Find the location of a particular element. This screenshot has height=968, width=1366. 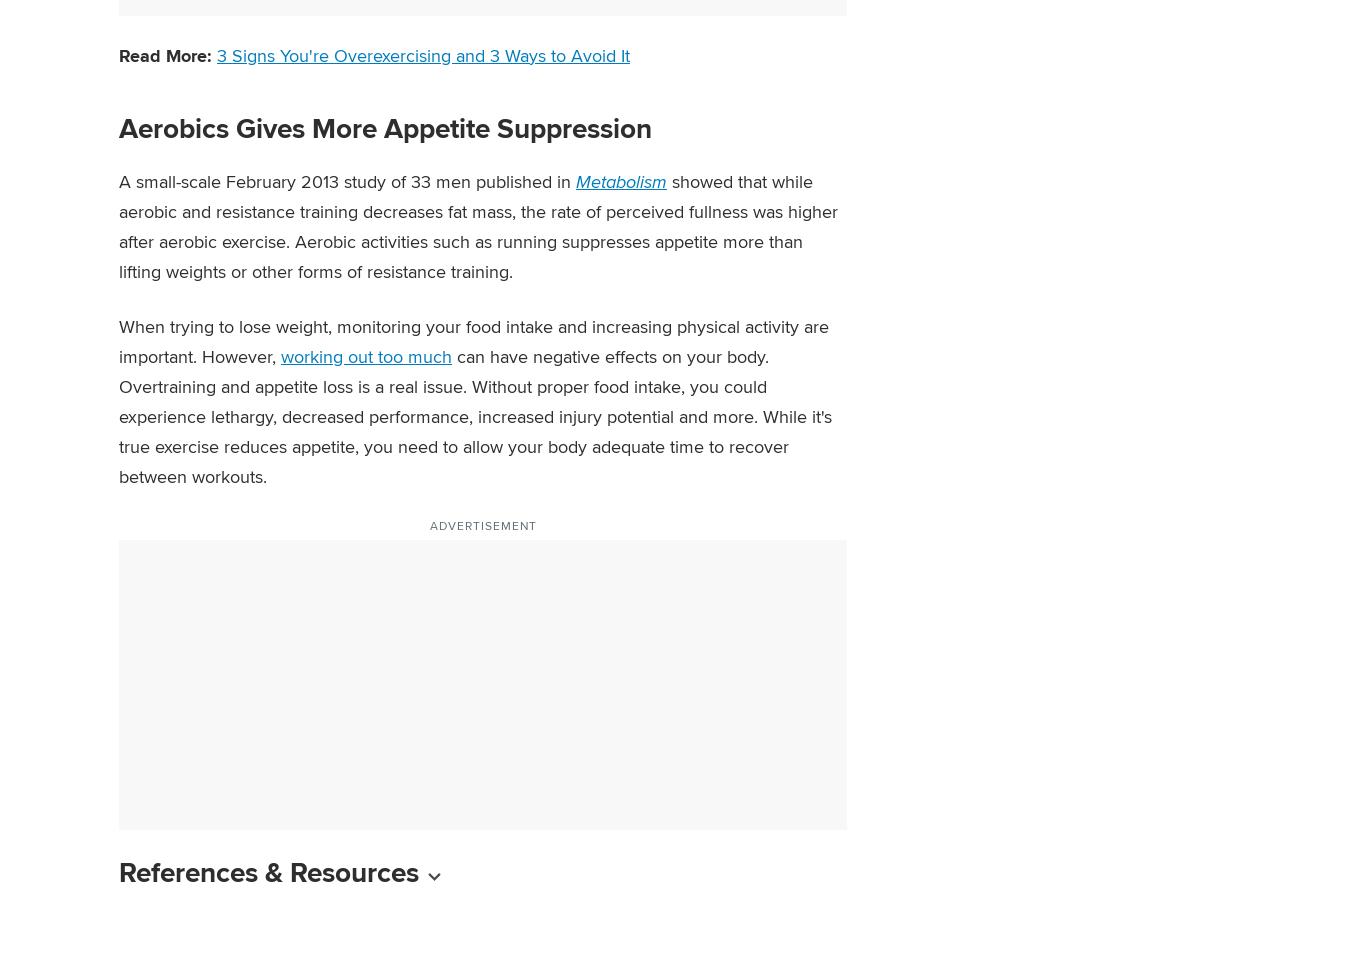

'Advertisement' is located at coordinates (482, 524).